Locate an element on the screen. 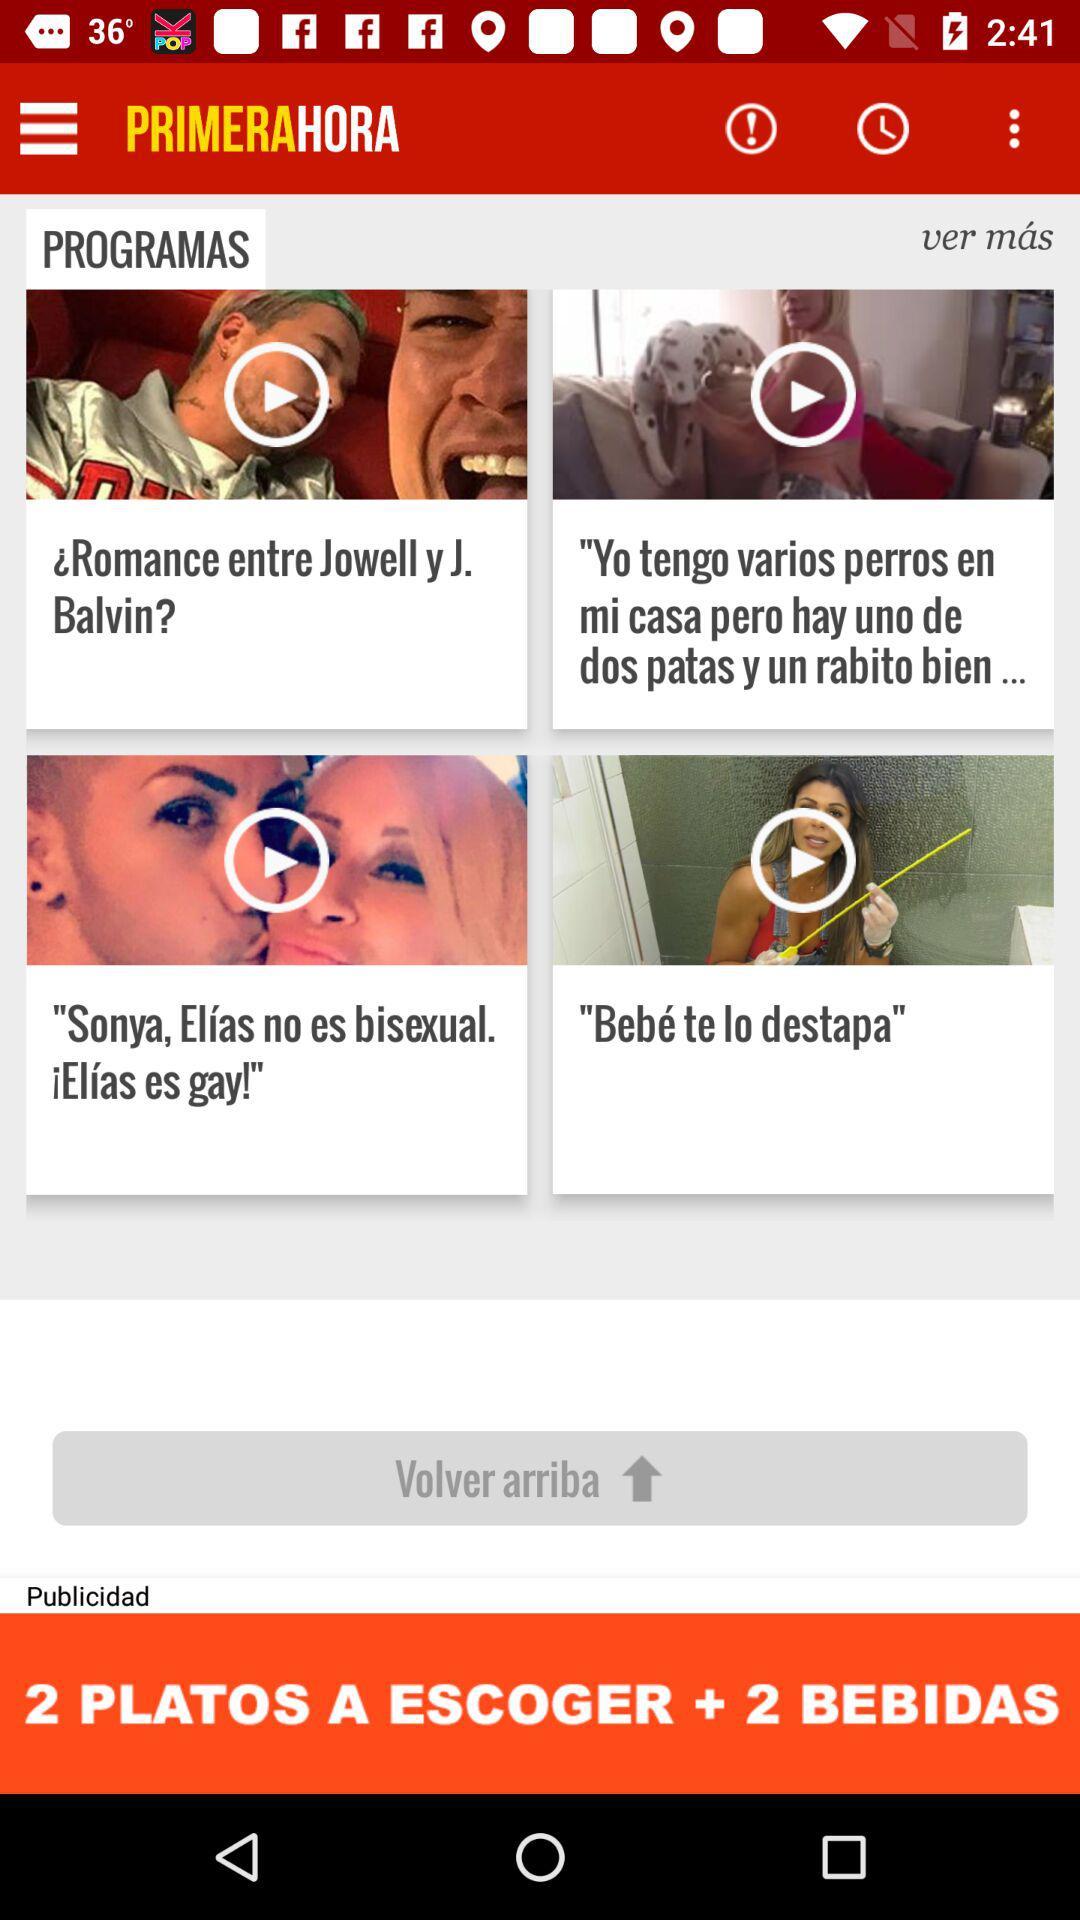 The width and height of the screenshot is (1080, 1920). expand options is located at coordinates (1014, 127).